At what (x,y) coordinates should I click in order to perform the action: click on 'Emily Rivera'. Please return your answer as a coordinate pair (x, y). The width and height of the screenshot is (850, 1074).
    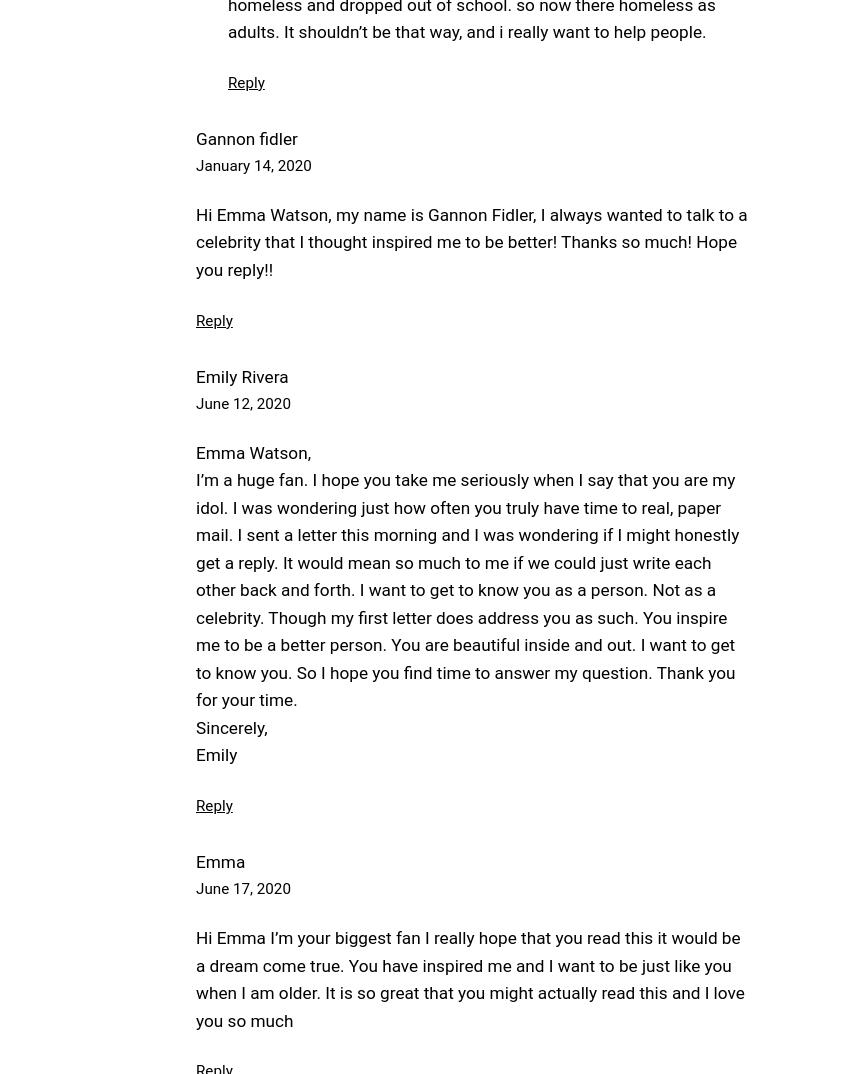
    Looking at the image, I should click on (241, 375).